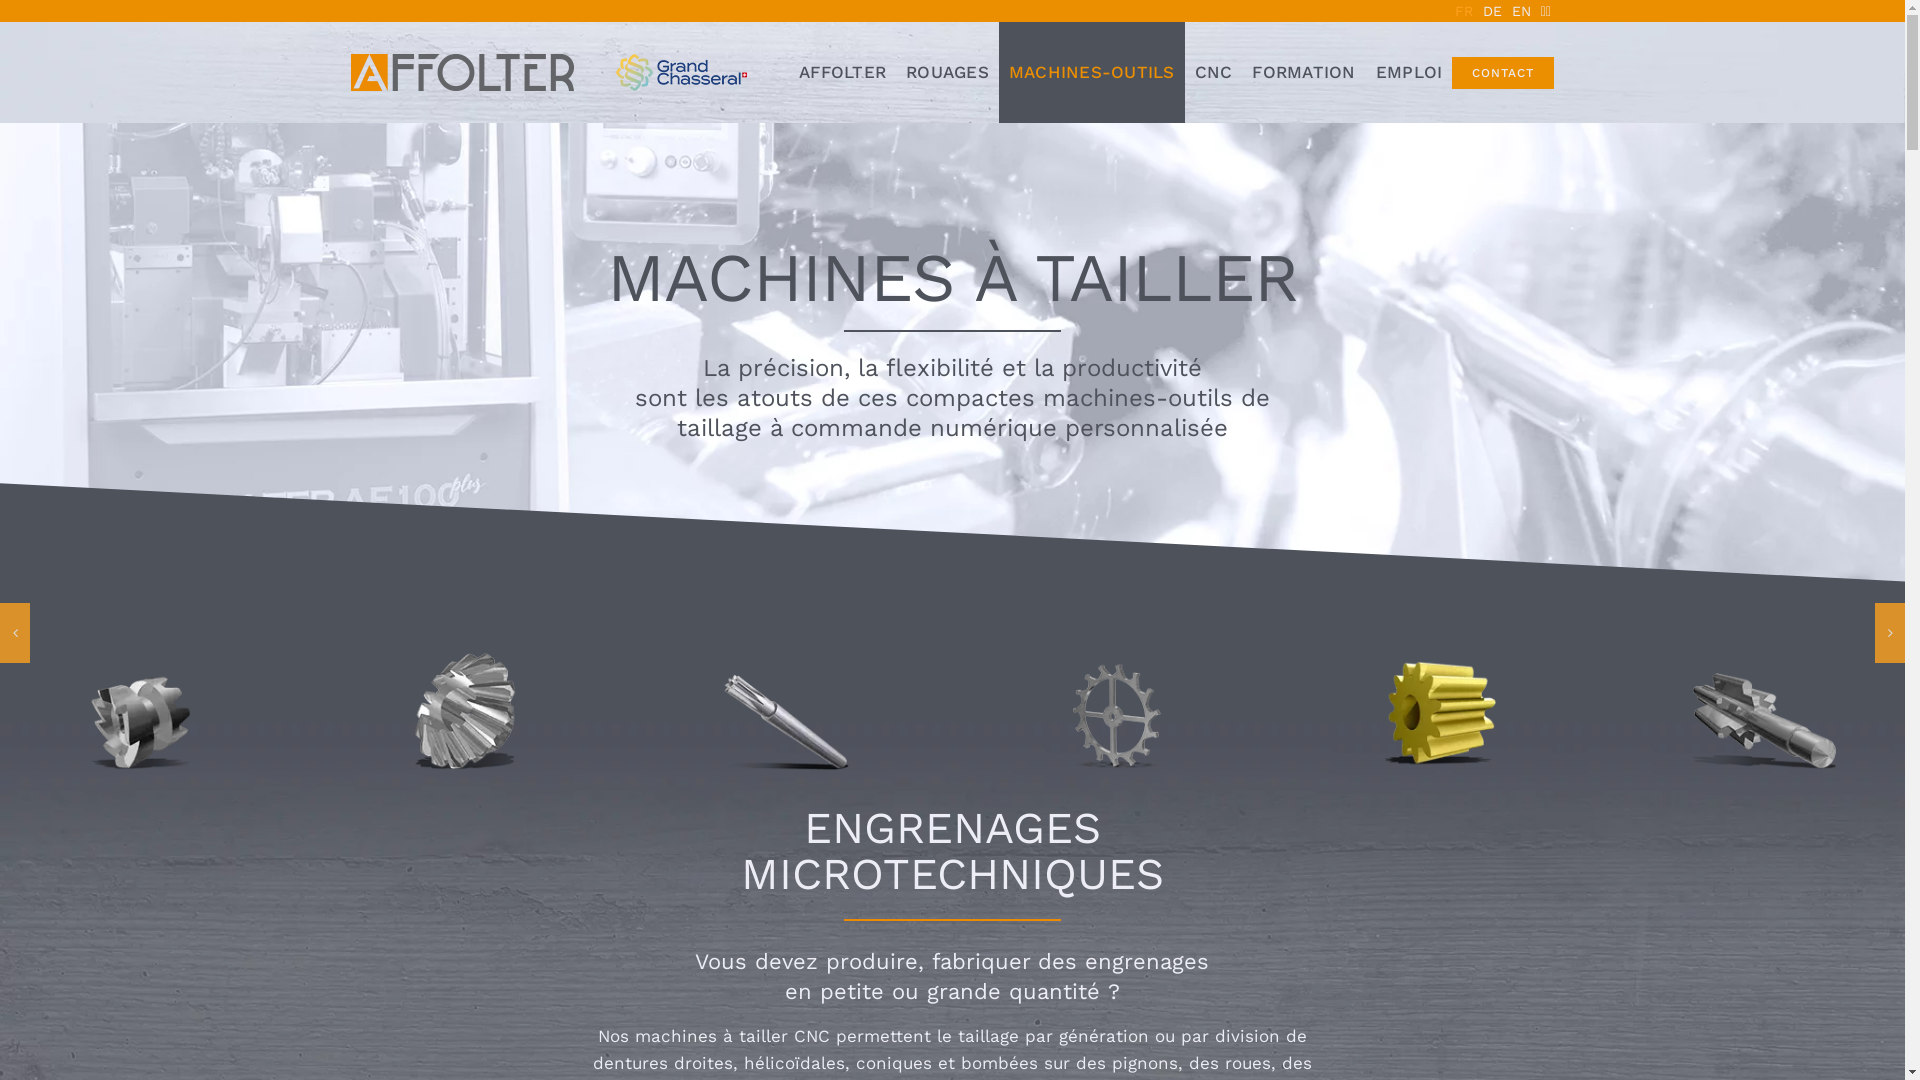 This screenshot has width=1920, height=1080. What do you see at coordinates (842, 71) in the screenshot?
I see `'AFFOLTER'` at bounding box center [842, 71].